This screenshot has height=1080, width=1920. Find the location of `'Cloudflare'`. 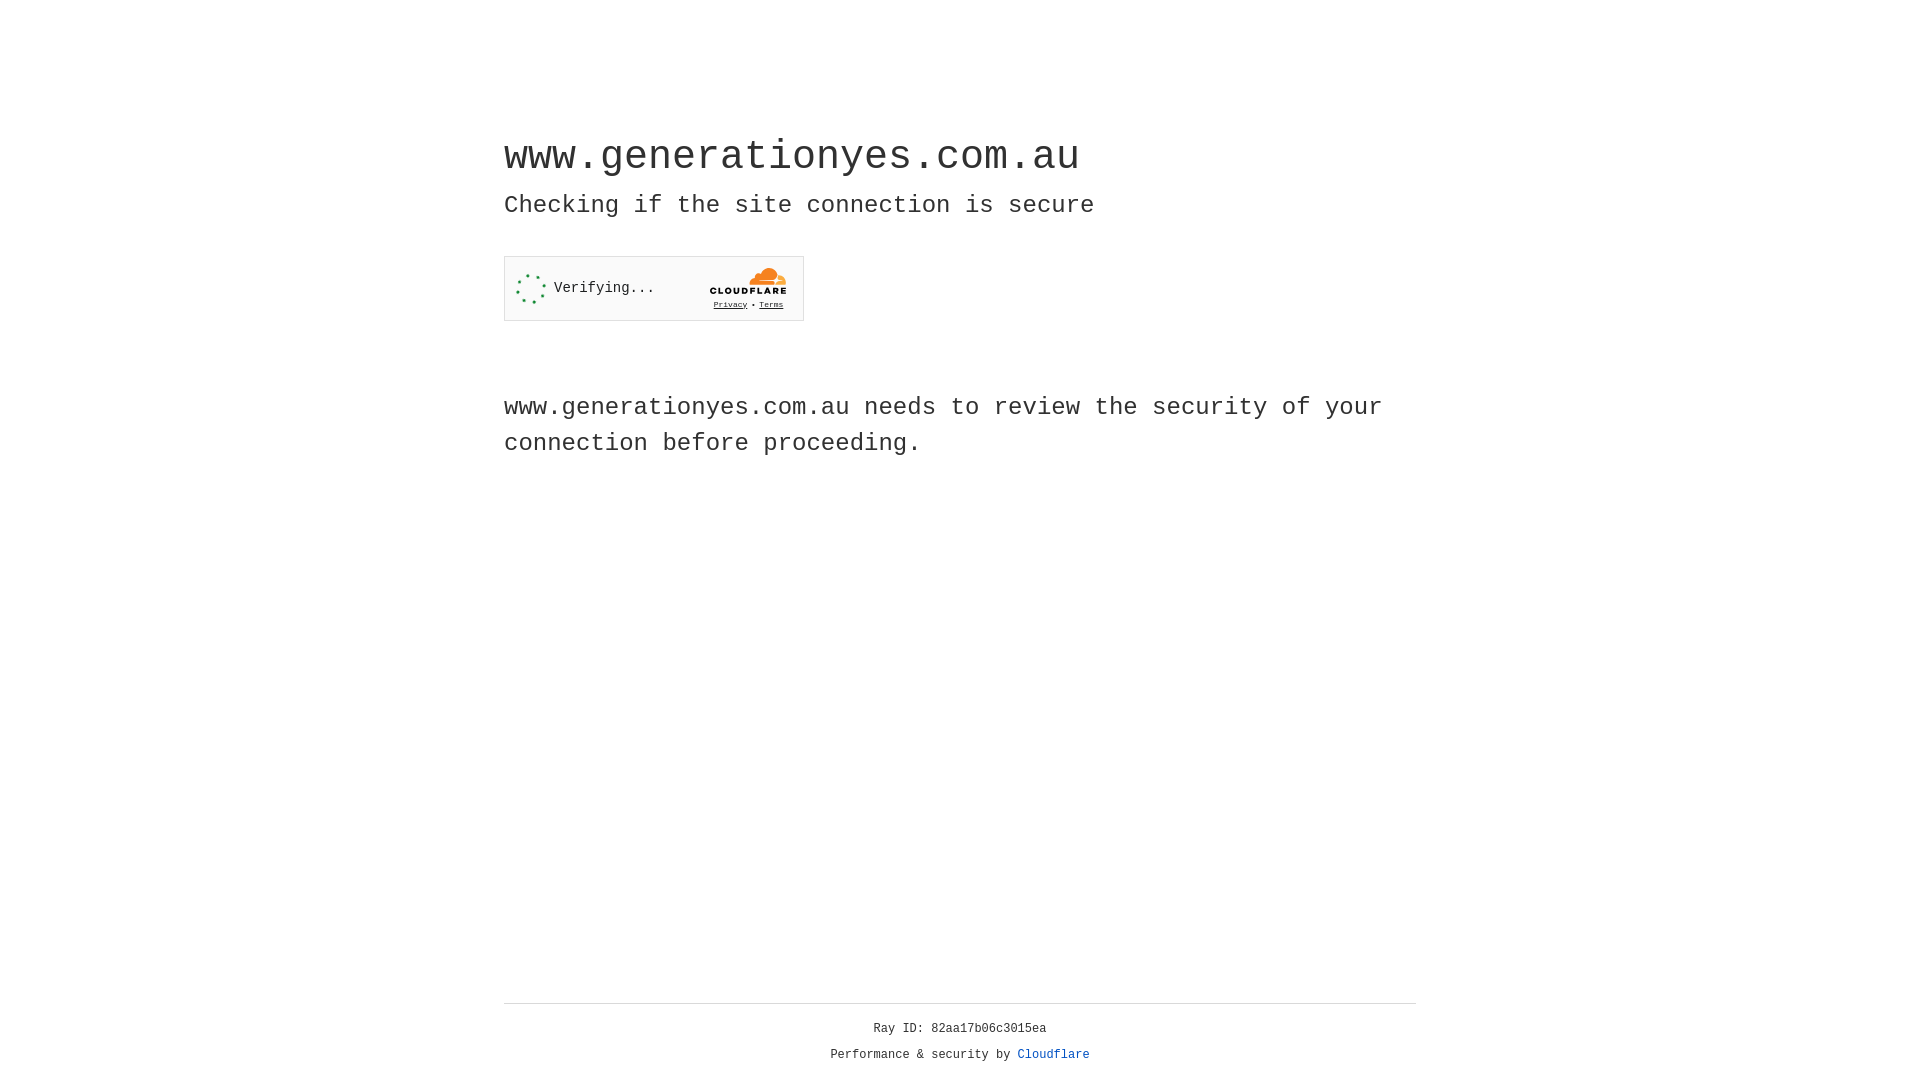

'Cloudflare' is located at coordinates (1053, 1054).